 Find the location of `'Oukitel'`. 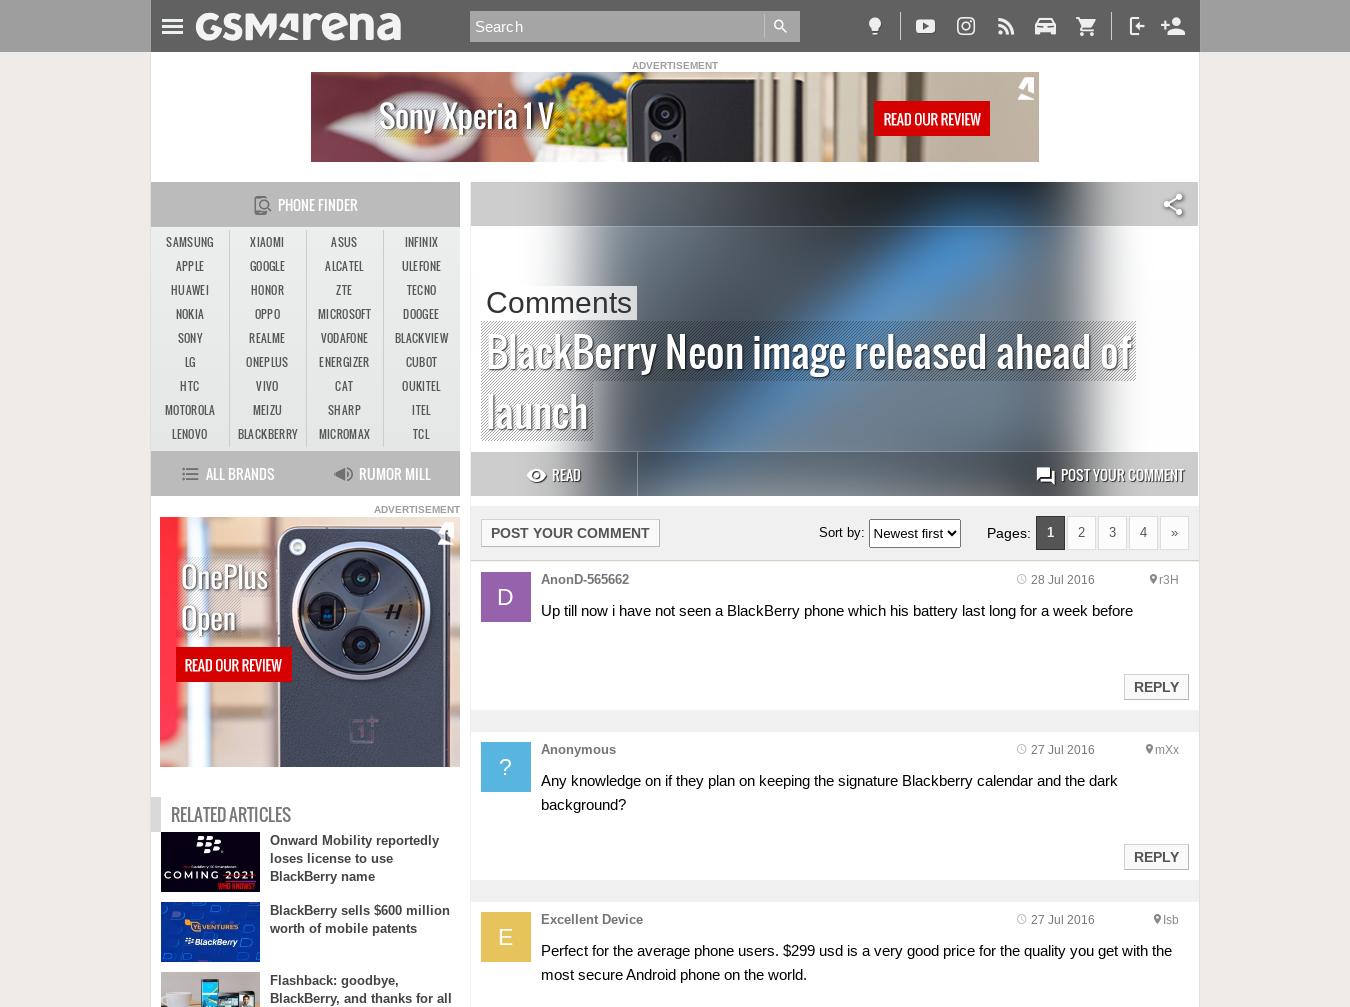

'Oukitel' is located at coordinates (421, 385).